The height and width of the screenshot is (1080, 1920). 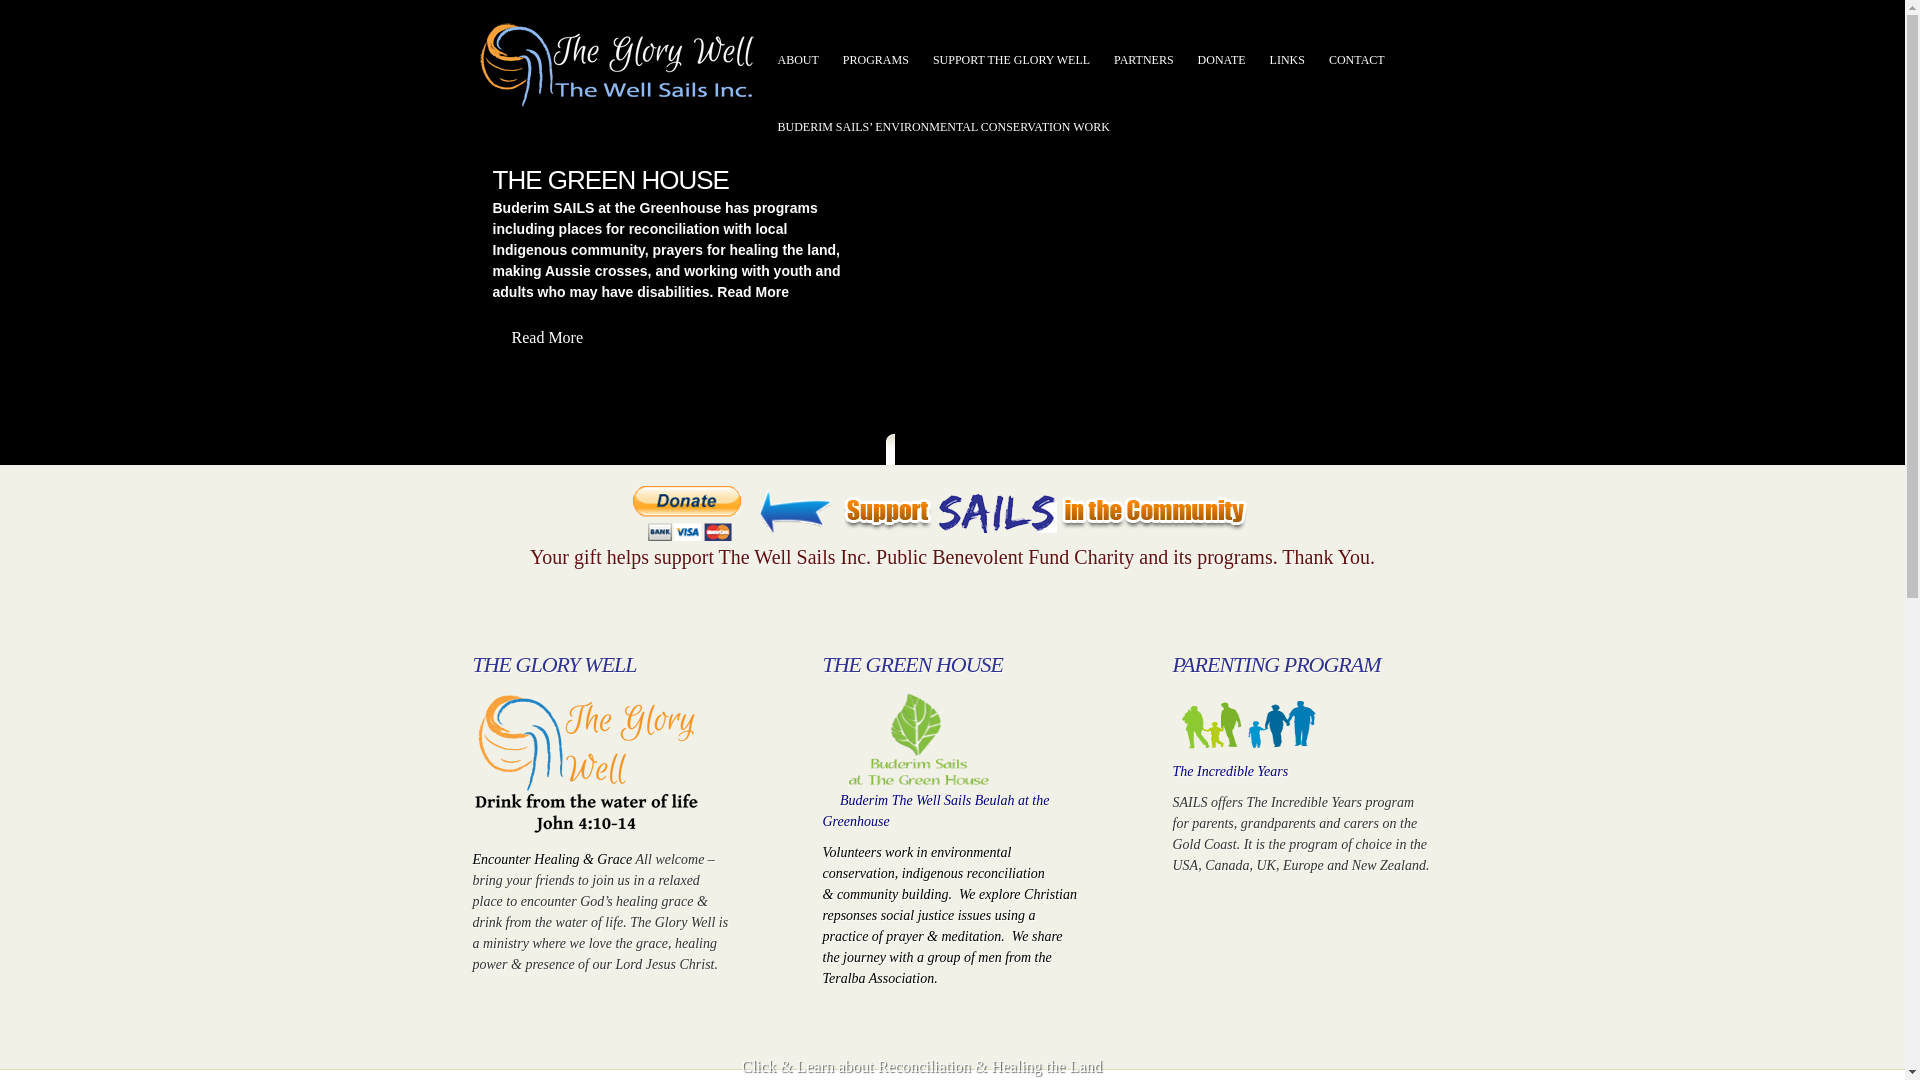 I want to click on 'THE GREEN HOUSE', so click(x=491, y=180).